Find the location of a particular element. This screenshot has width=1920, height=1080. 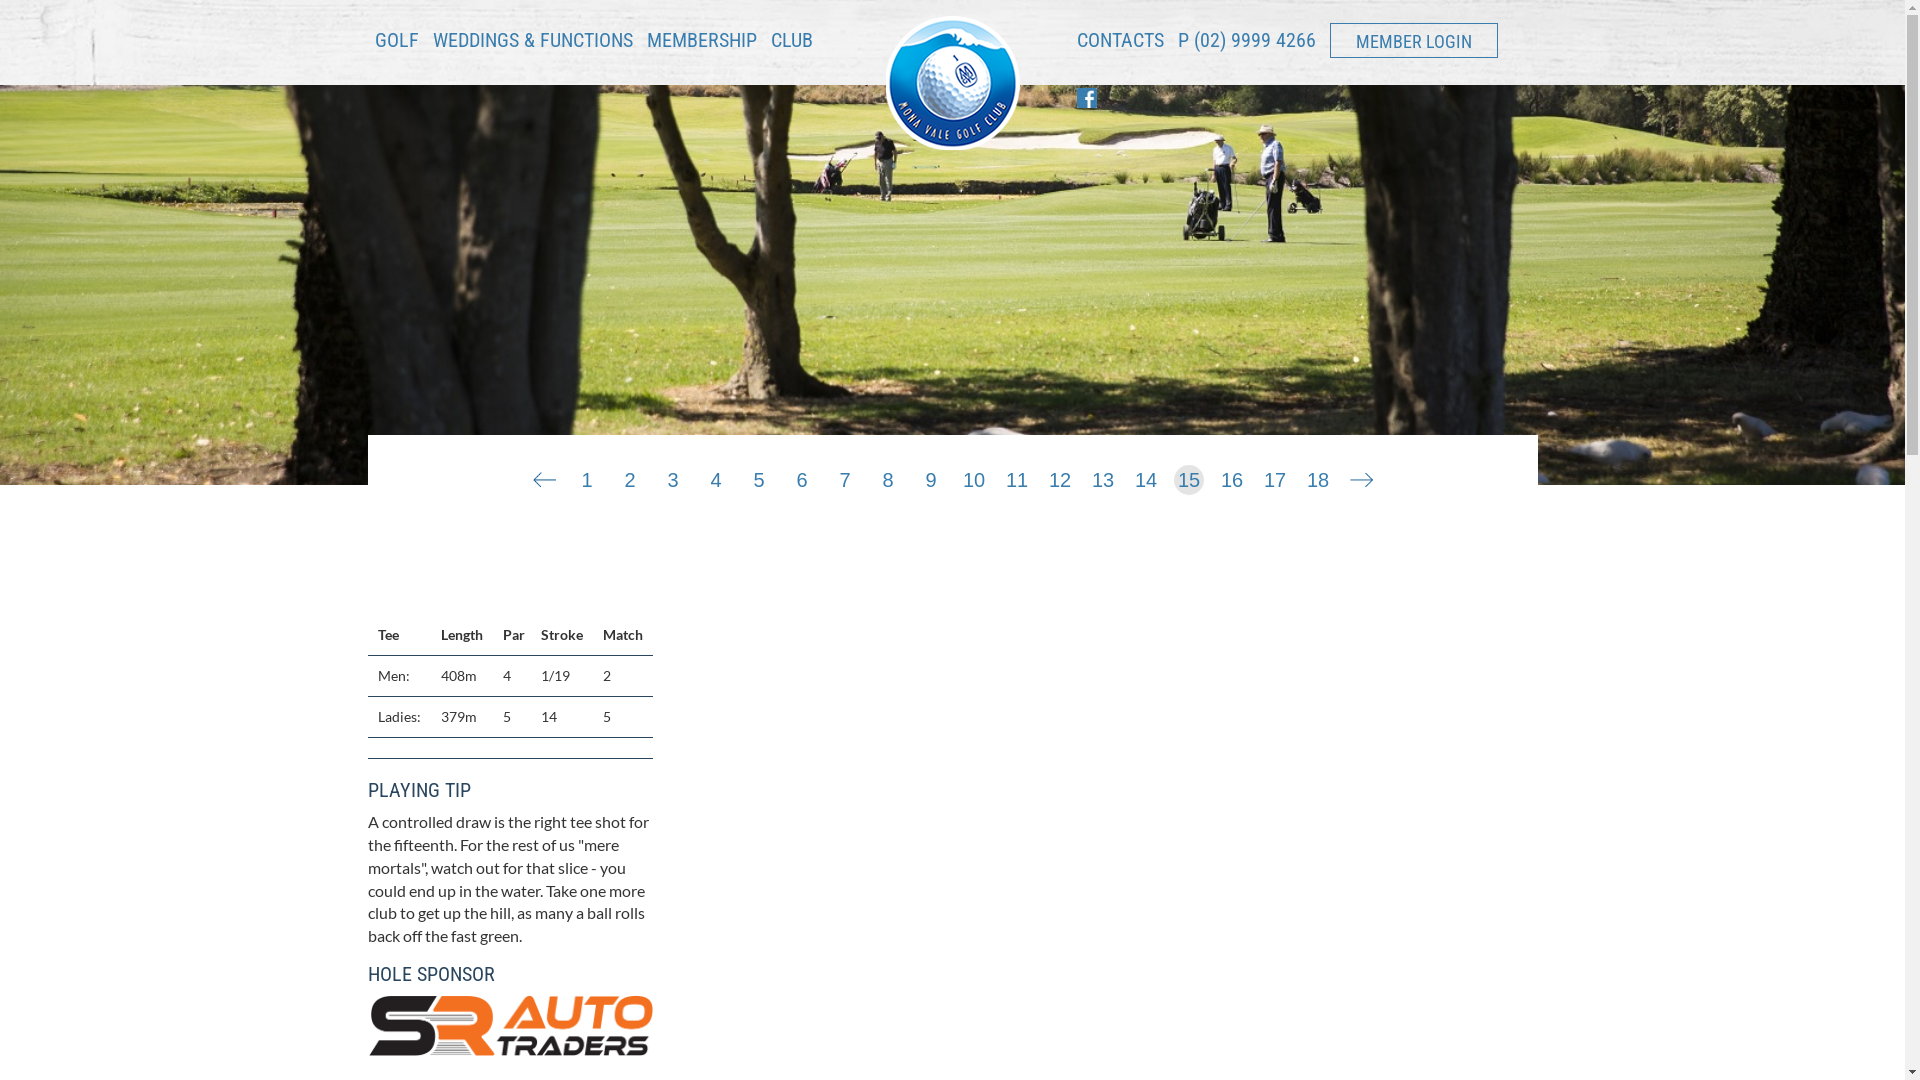

'WEDDINGS & FUNCTIONS' is located at coordinates (532, 46).